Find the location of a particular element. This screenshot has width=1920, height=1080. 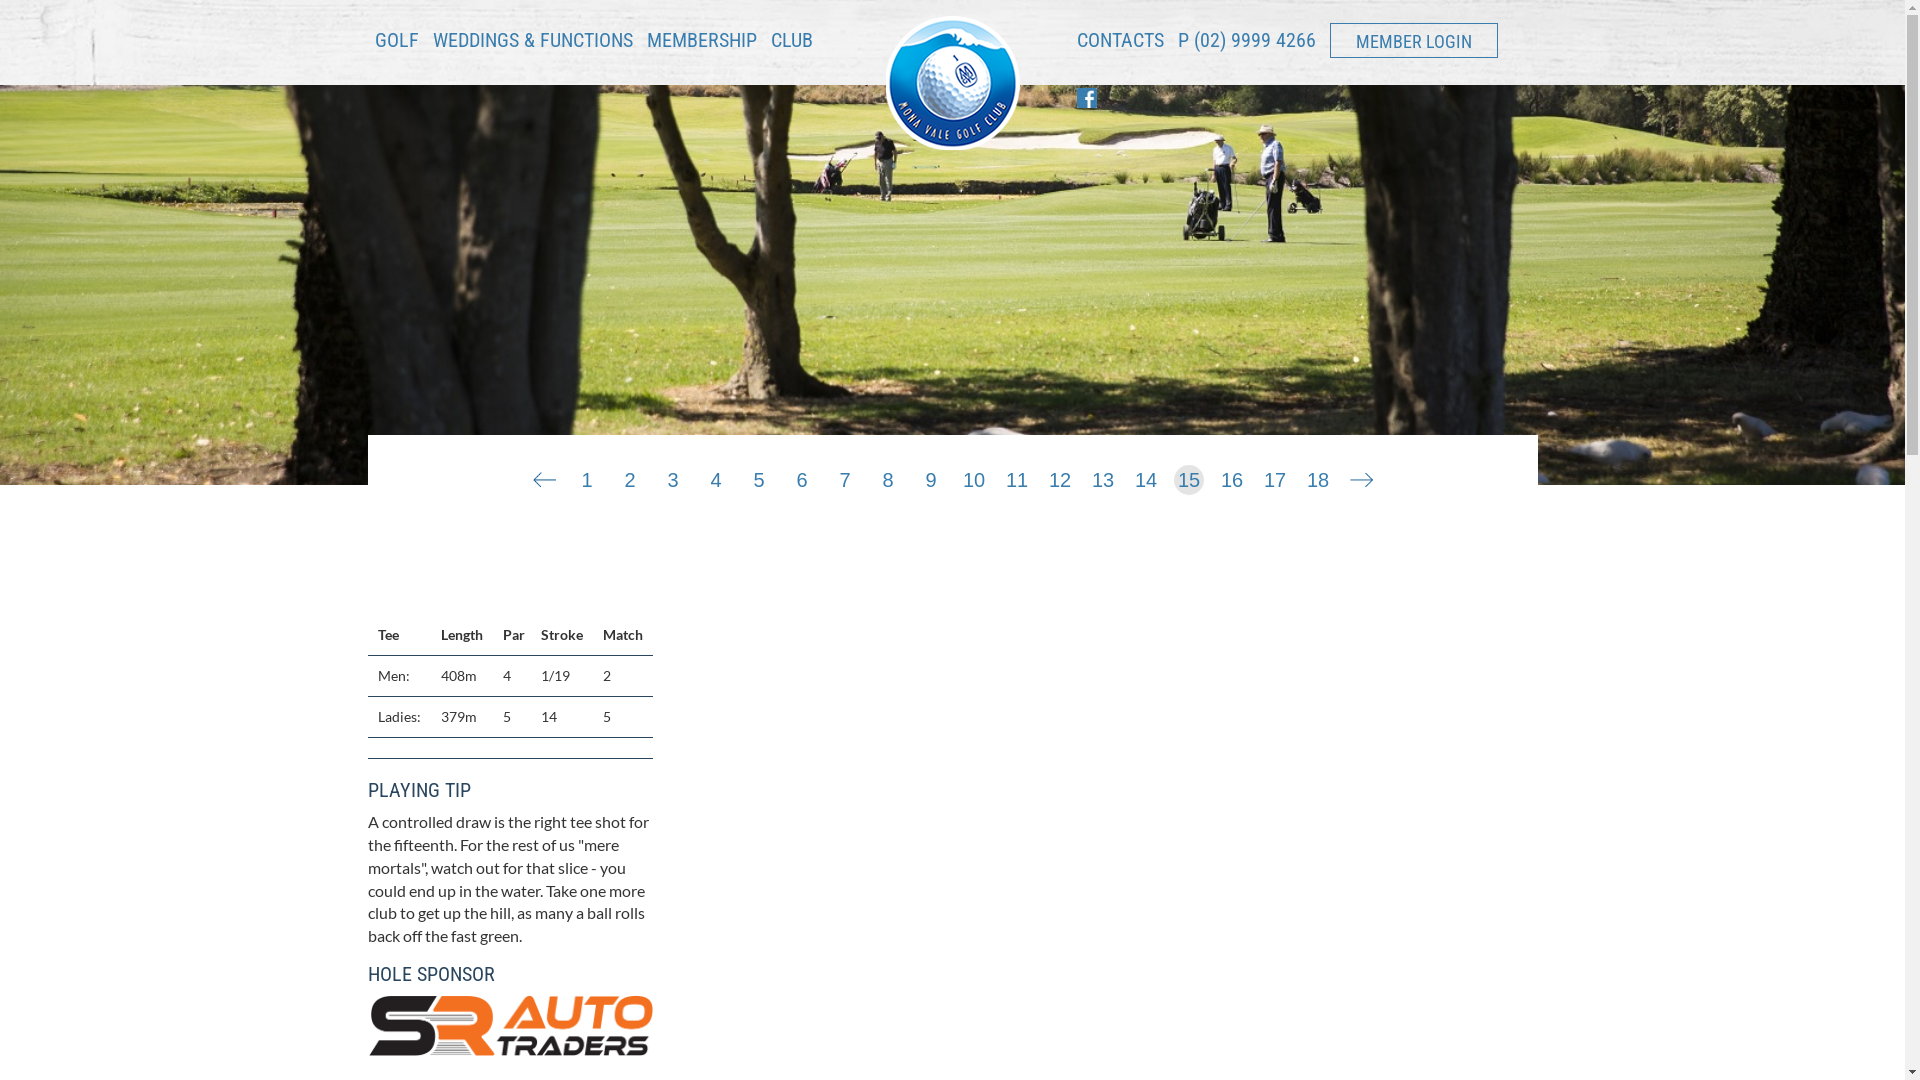

'WEDDINGS & FUNCTIONS' is located at coordinates (532, 46).